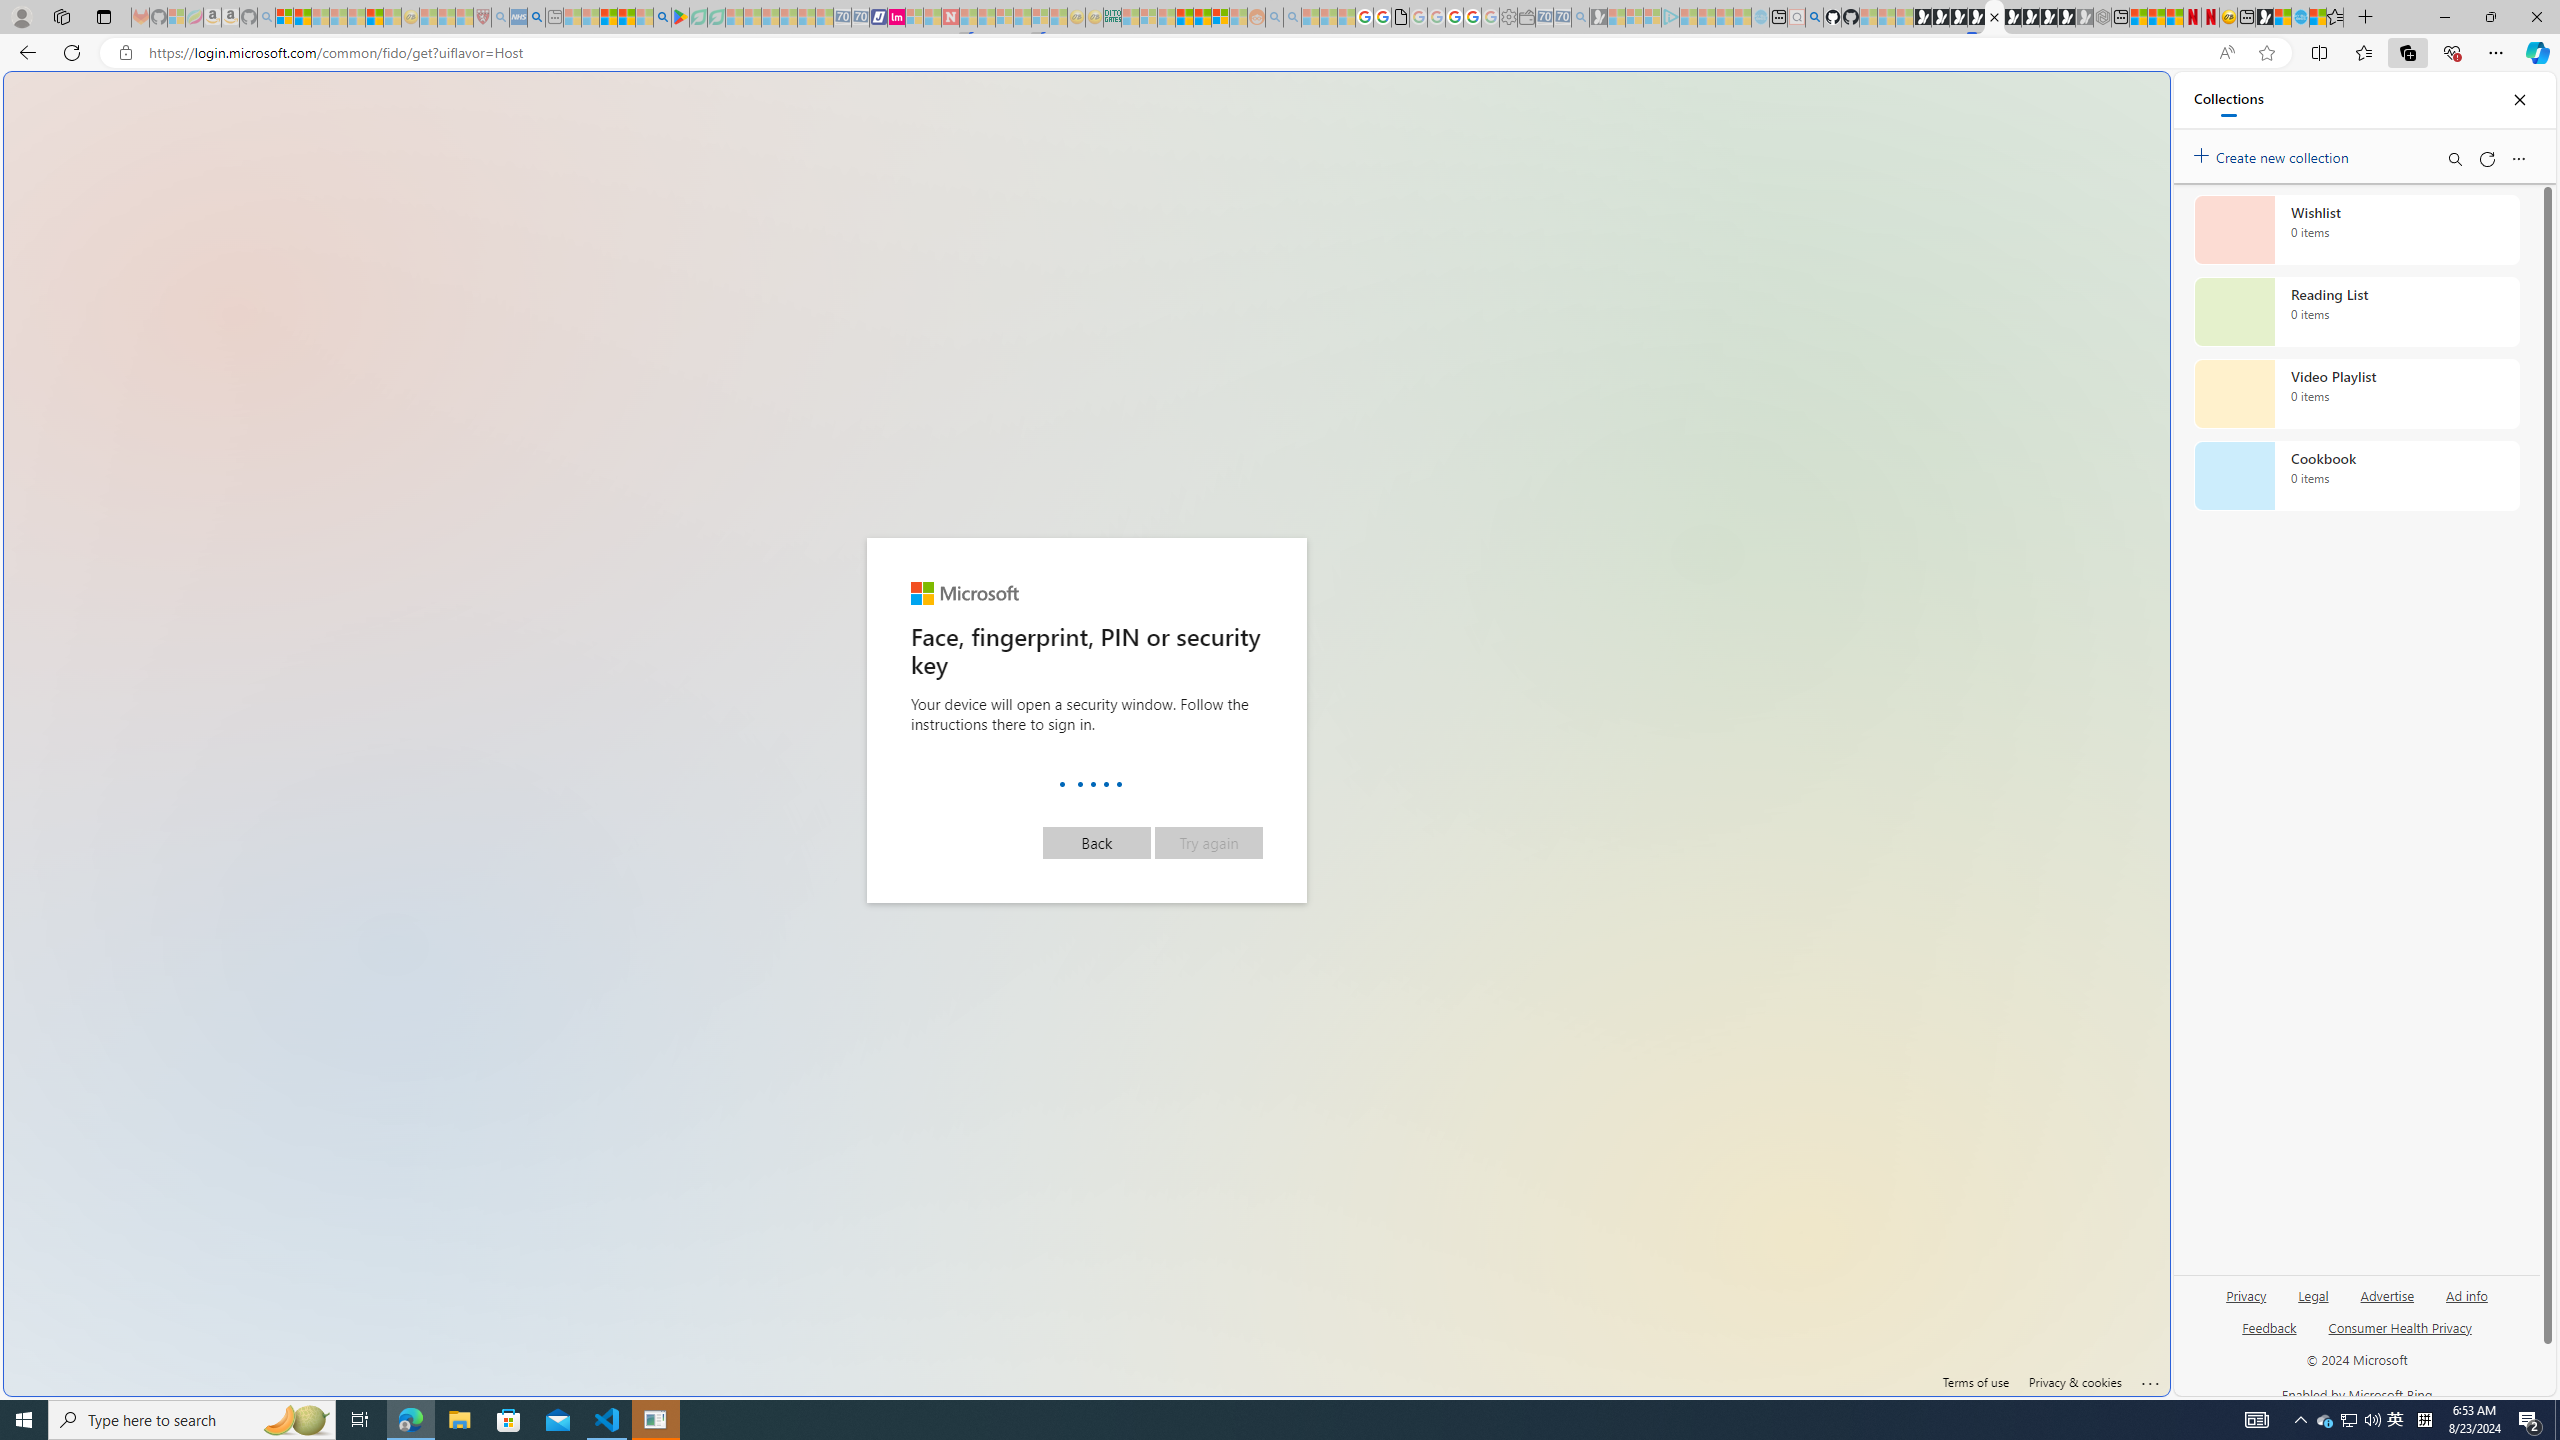  Describe the element at coordinates (986, 16) in the screenshot. I see `'14 Common Myths Debunked By Scientific Facts - Sleeping'` at that location.